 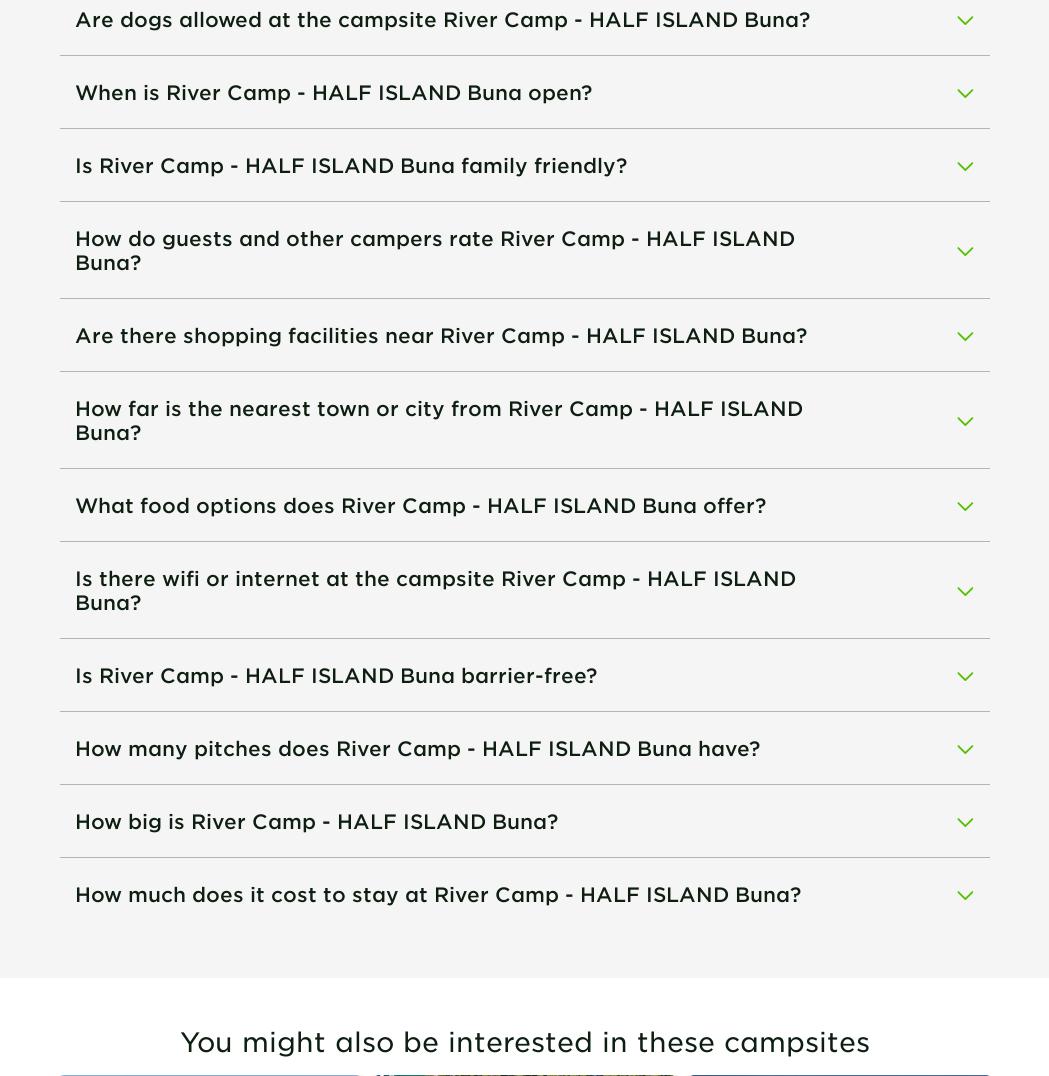 I want to click on 'How far is the nearest town or city from River Camp - HALF ISLAND Buna?', so click(x=436, y=419).